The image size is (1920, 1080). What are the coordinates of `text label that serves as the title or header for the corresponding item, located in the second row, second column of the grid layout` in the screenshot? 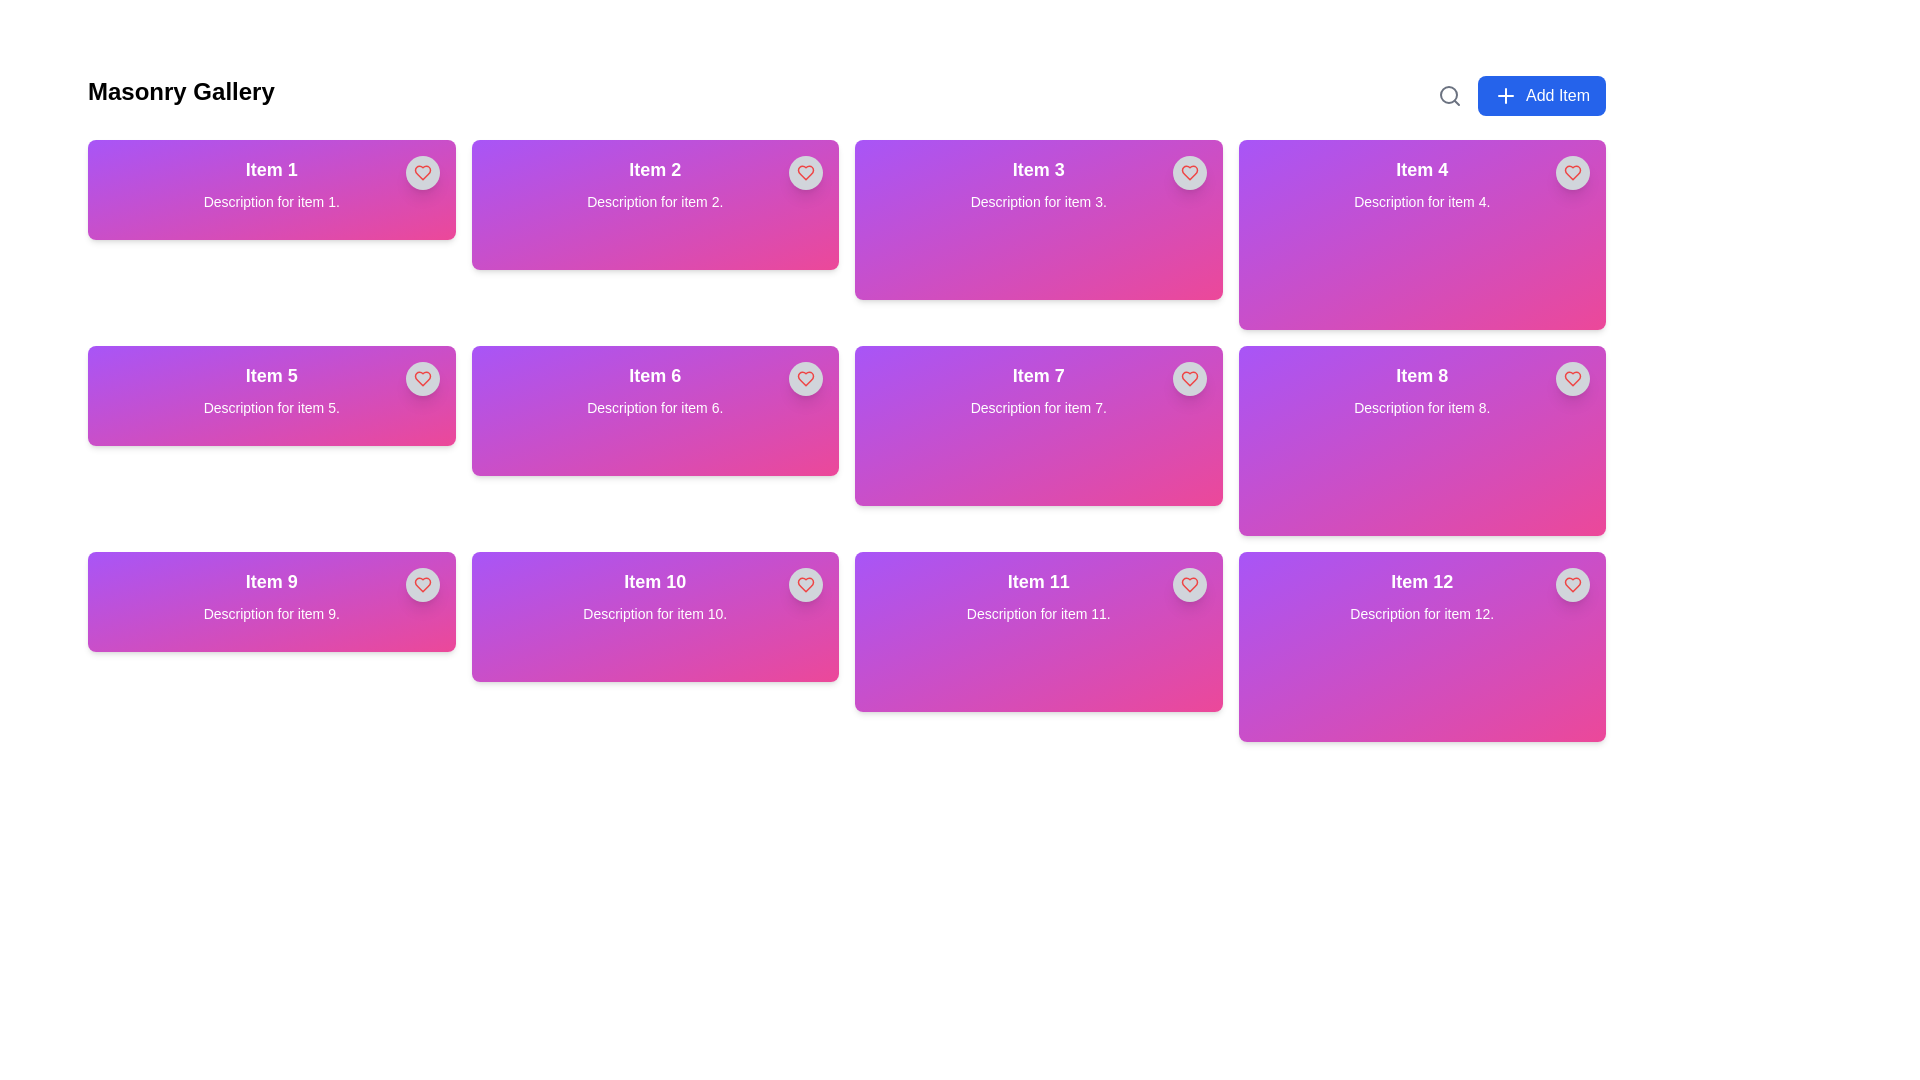 It's located at (655, 375).